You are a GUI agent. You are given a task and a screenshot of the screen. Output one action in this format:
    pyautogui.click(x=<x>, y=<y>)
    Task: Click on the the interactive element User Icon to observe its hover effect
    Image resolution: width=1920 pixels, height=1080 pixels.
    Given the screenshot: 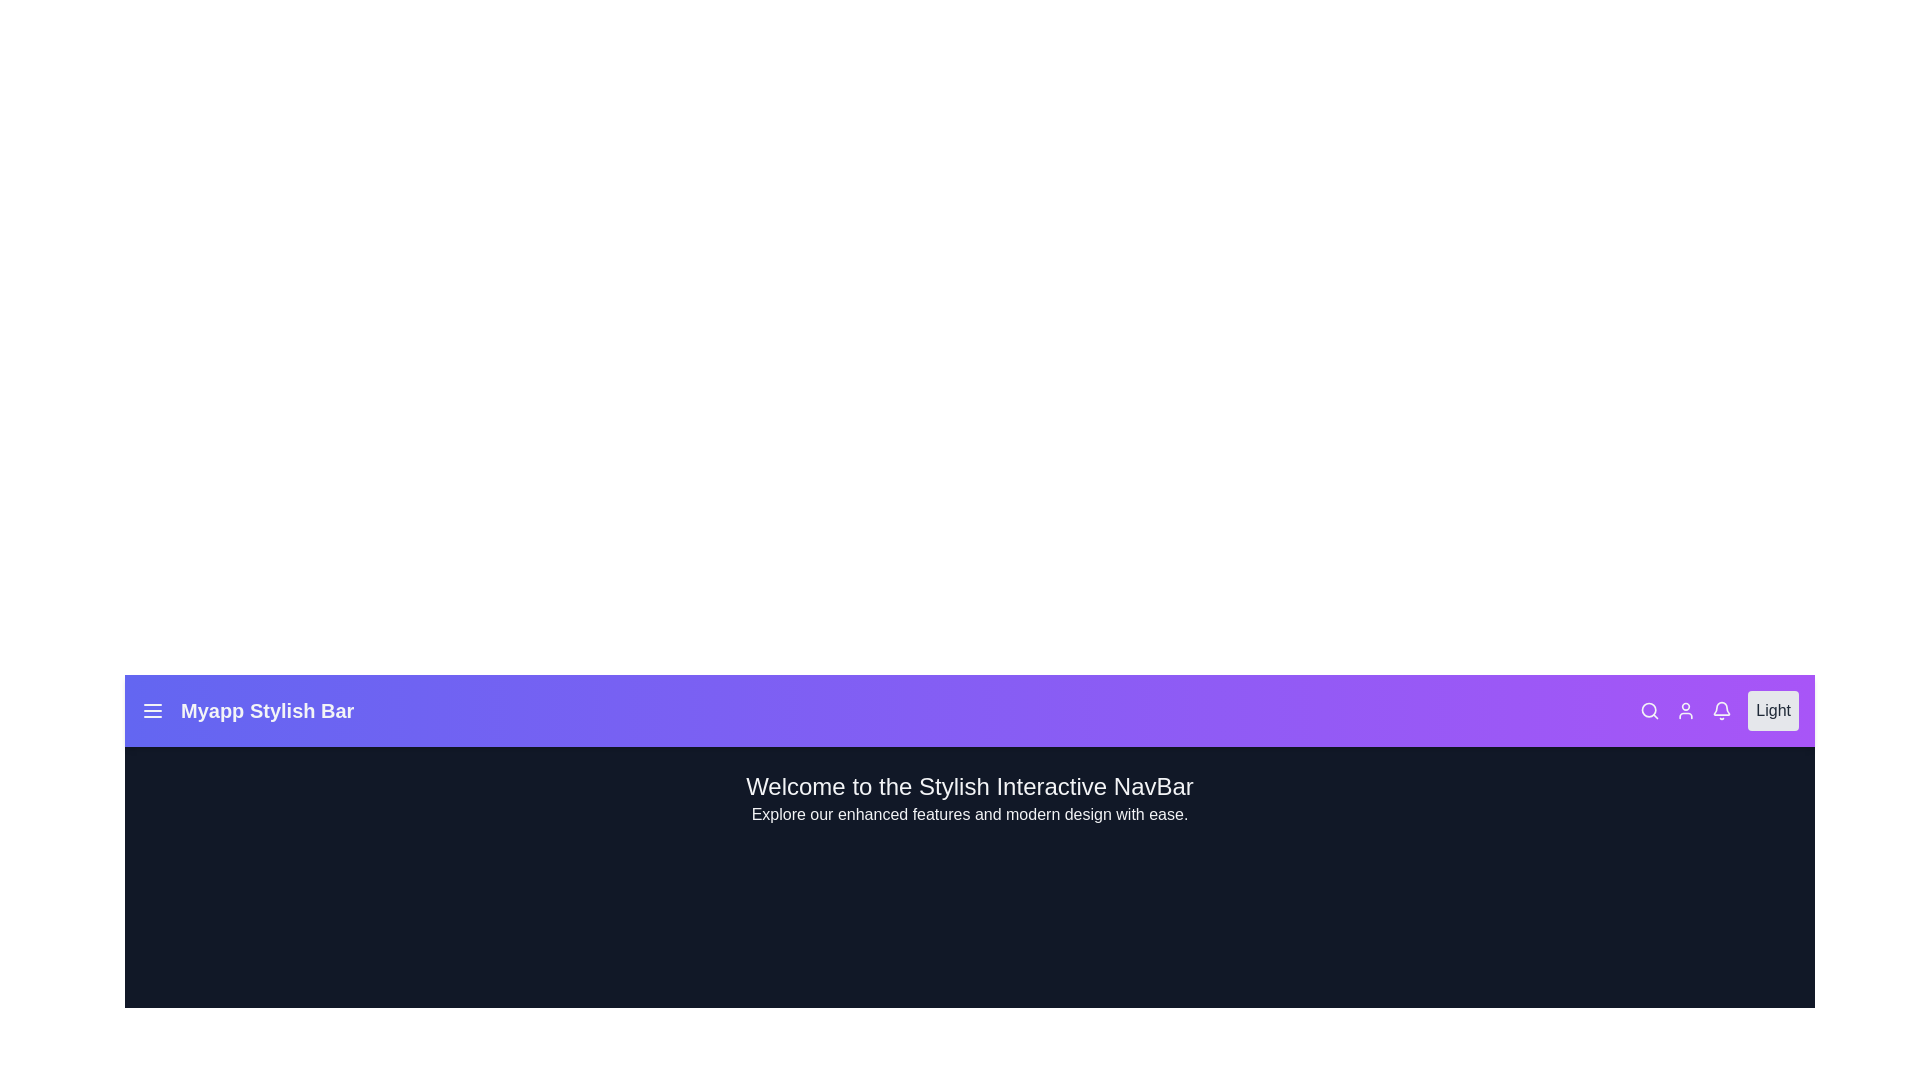 What is the action you would take?
    pyautogui.click(x=1684, y=709)
    